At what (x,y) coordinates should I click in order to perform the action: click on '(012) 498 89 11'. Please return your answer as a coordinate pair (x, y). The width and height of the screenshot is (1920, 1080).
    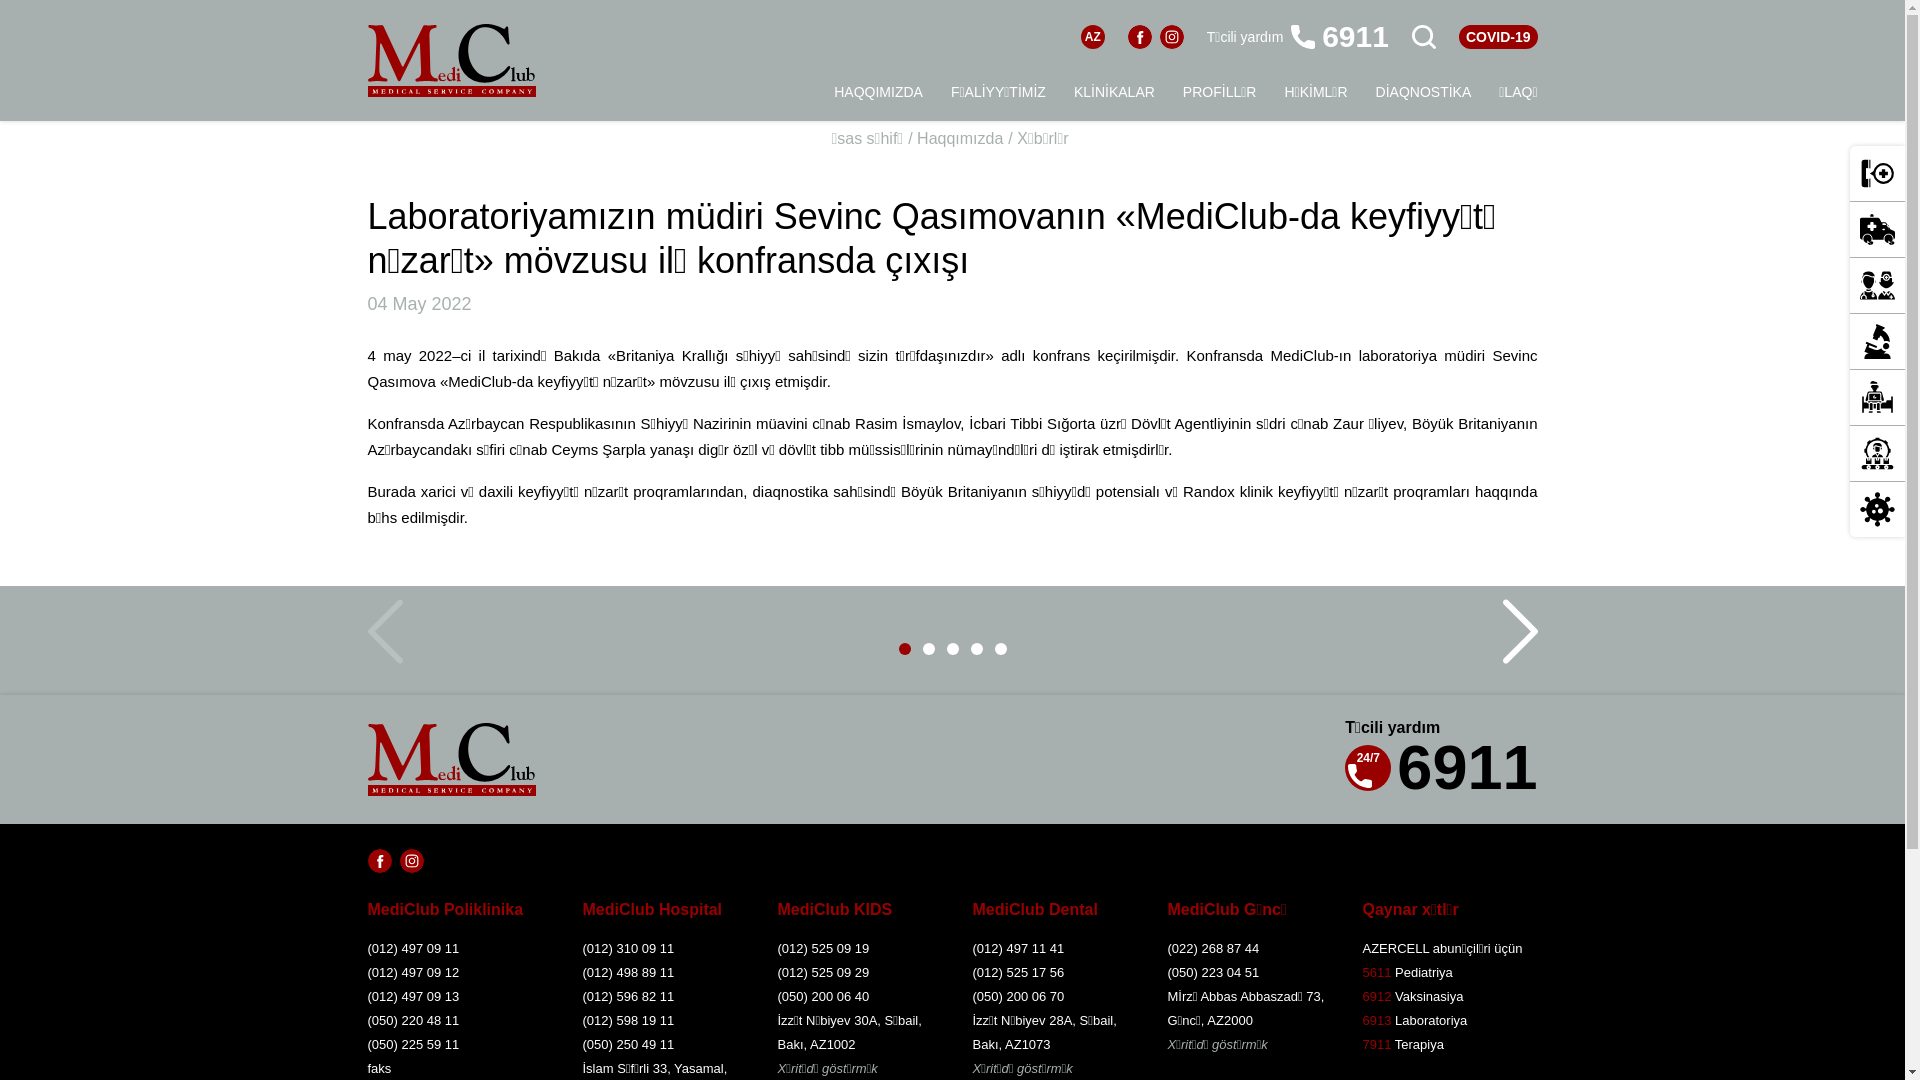
    Looking at the image, I should click on (580, 971).